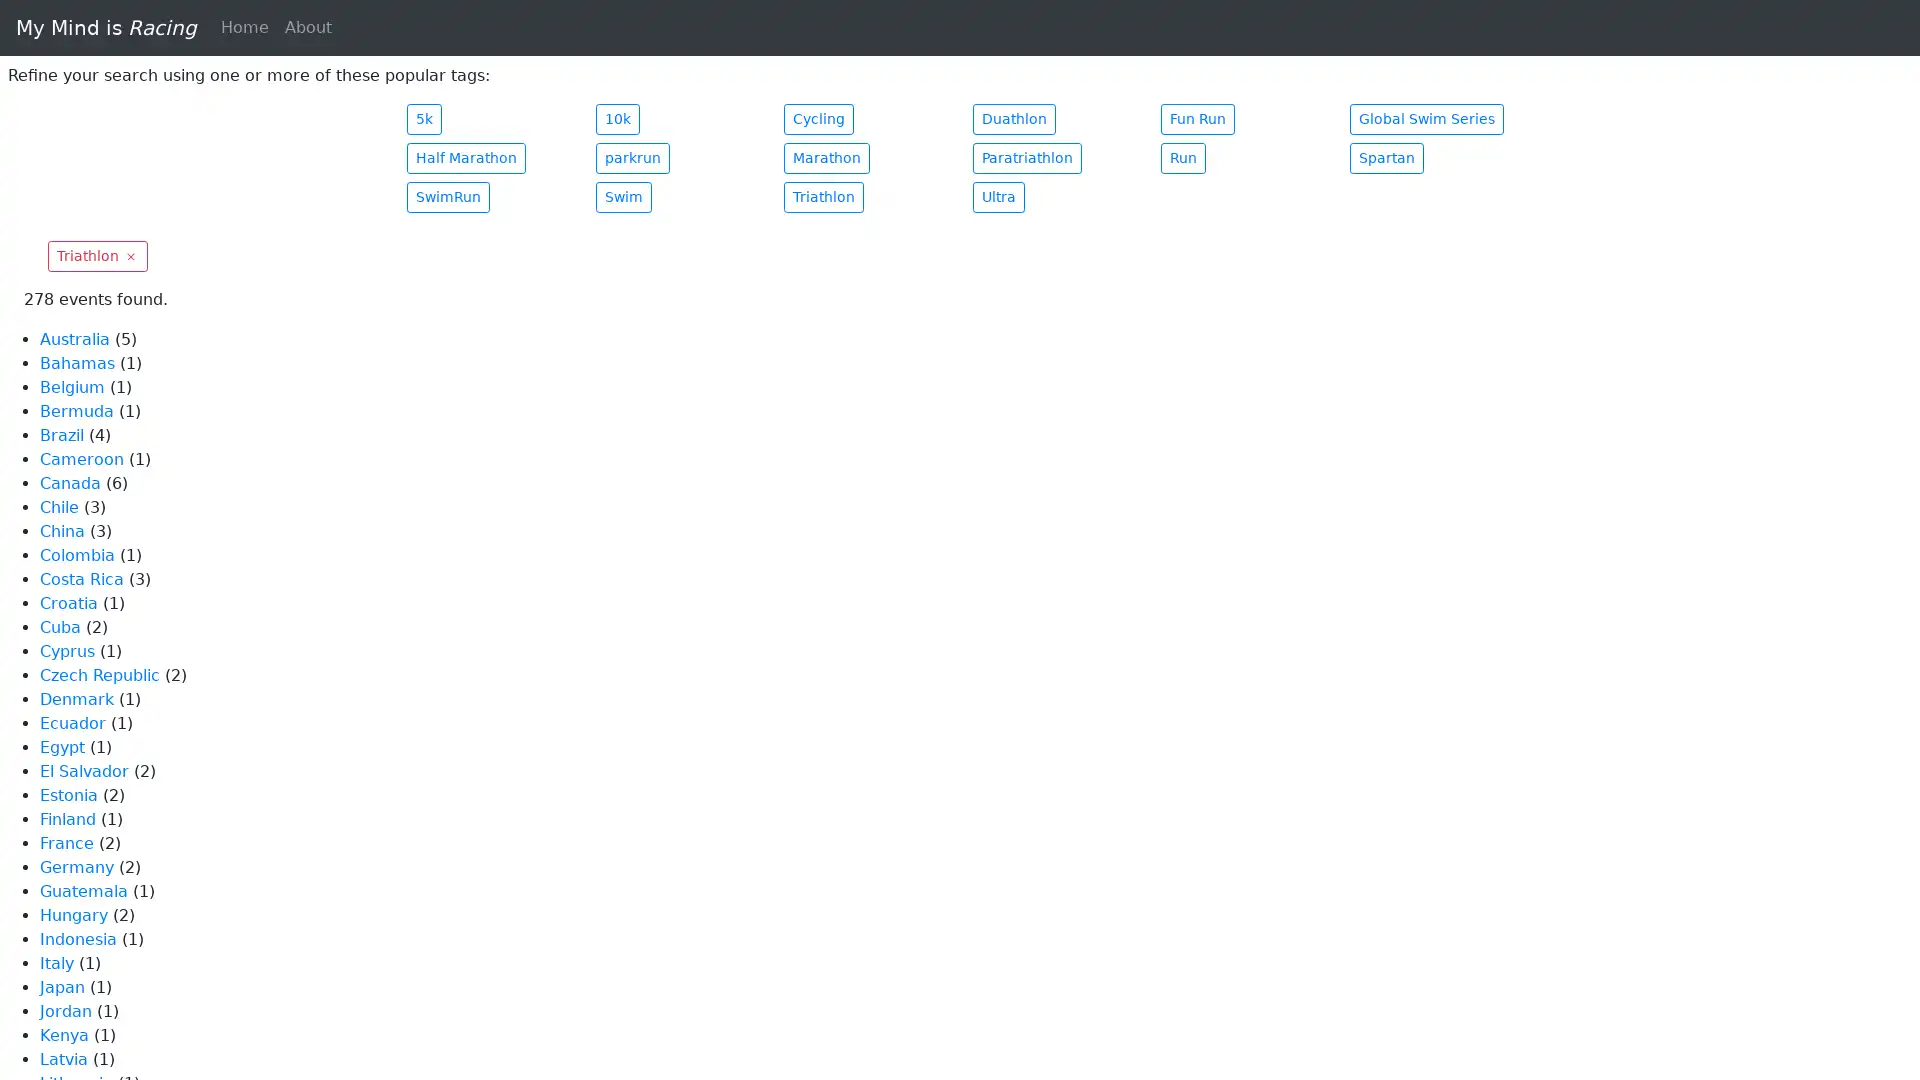 The image size is (1920, 1080). I want to click on Swim, so click(622, 197).